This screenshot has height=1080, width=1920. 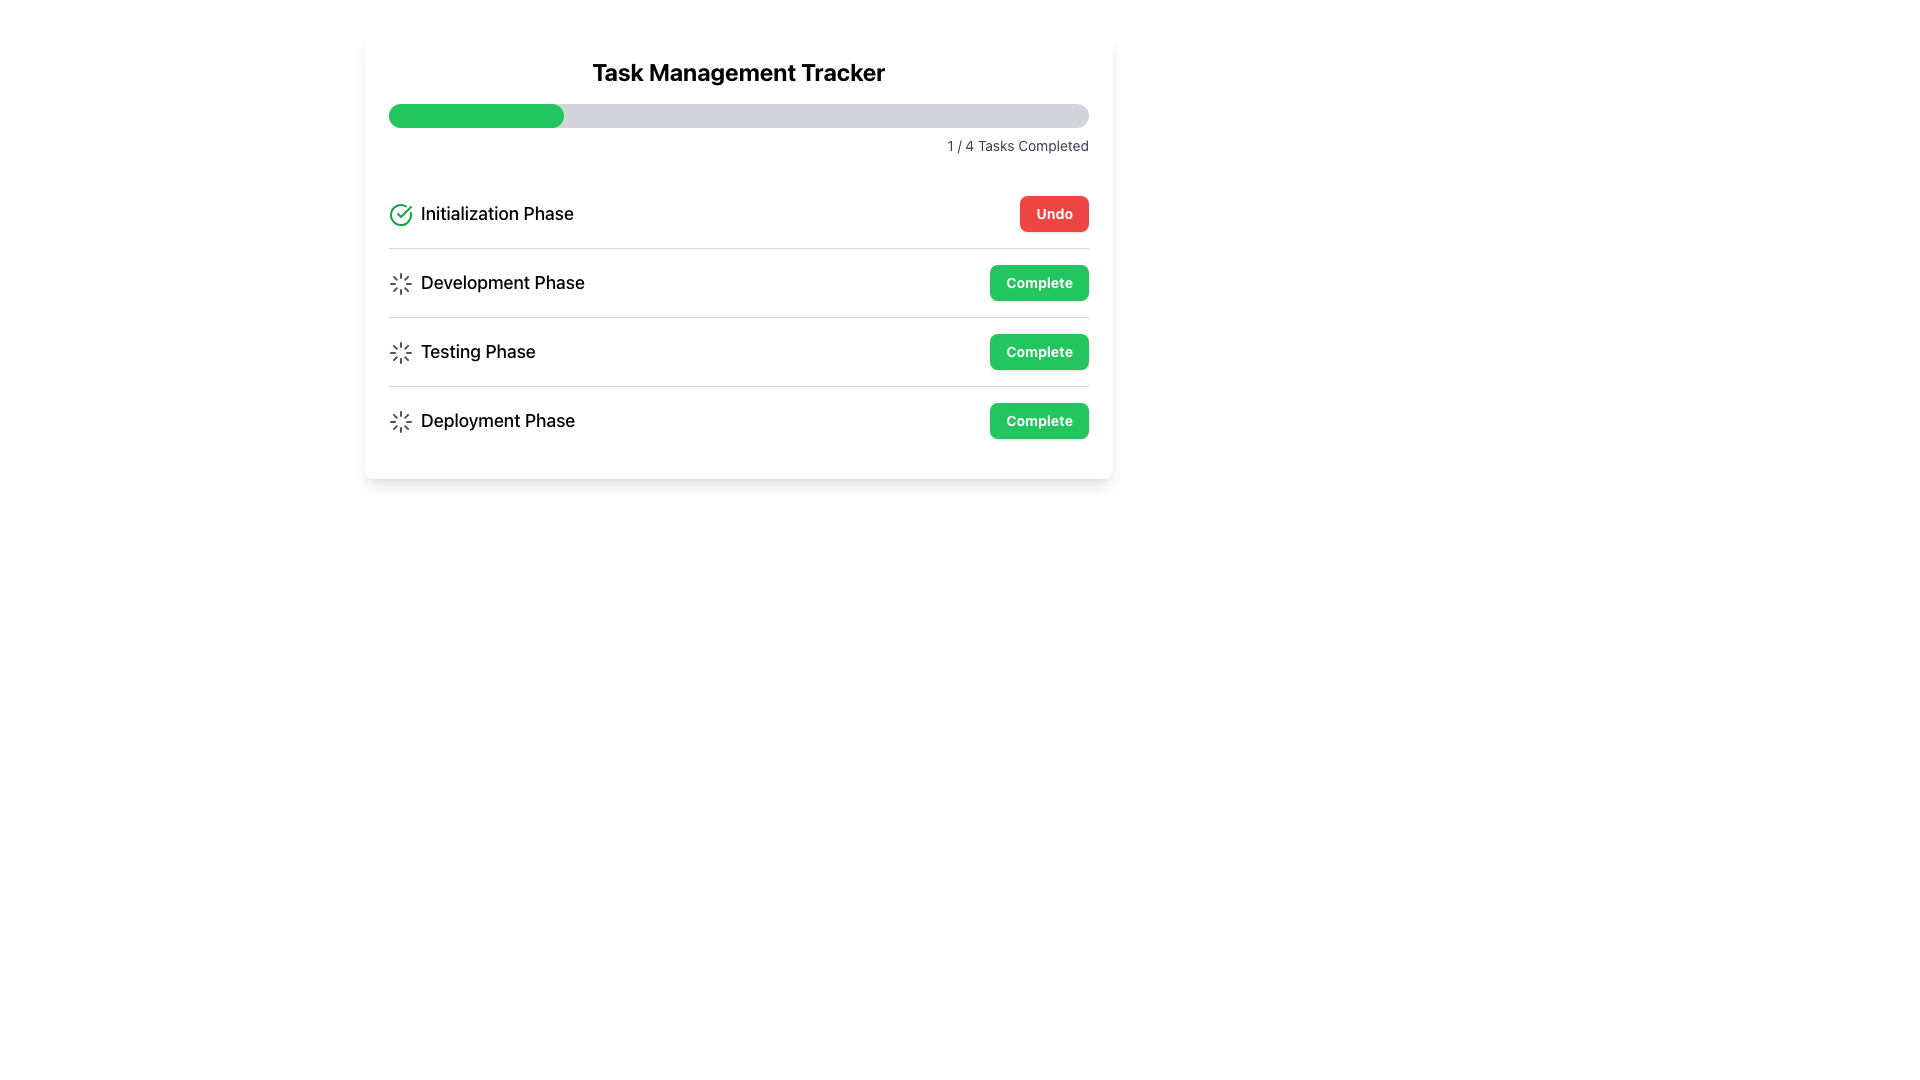 I want to click on the green rectangular 'Complete' button with rounded corners, so click(x=1039, y=282).